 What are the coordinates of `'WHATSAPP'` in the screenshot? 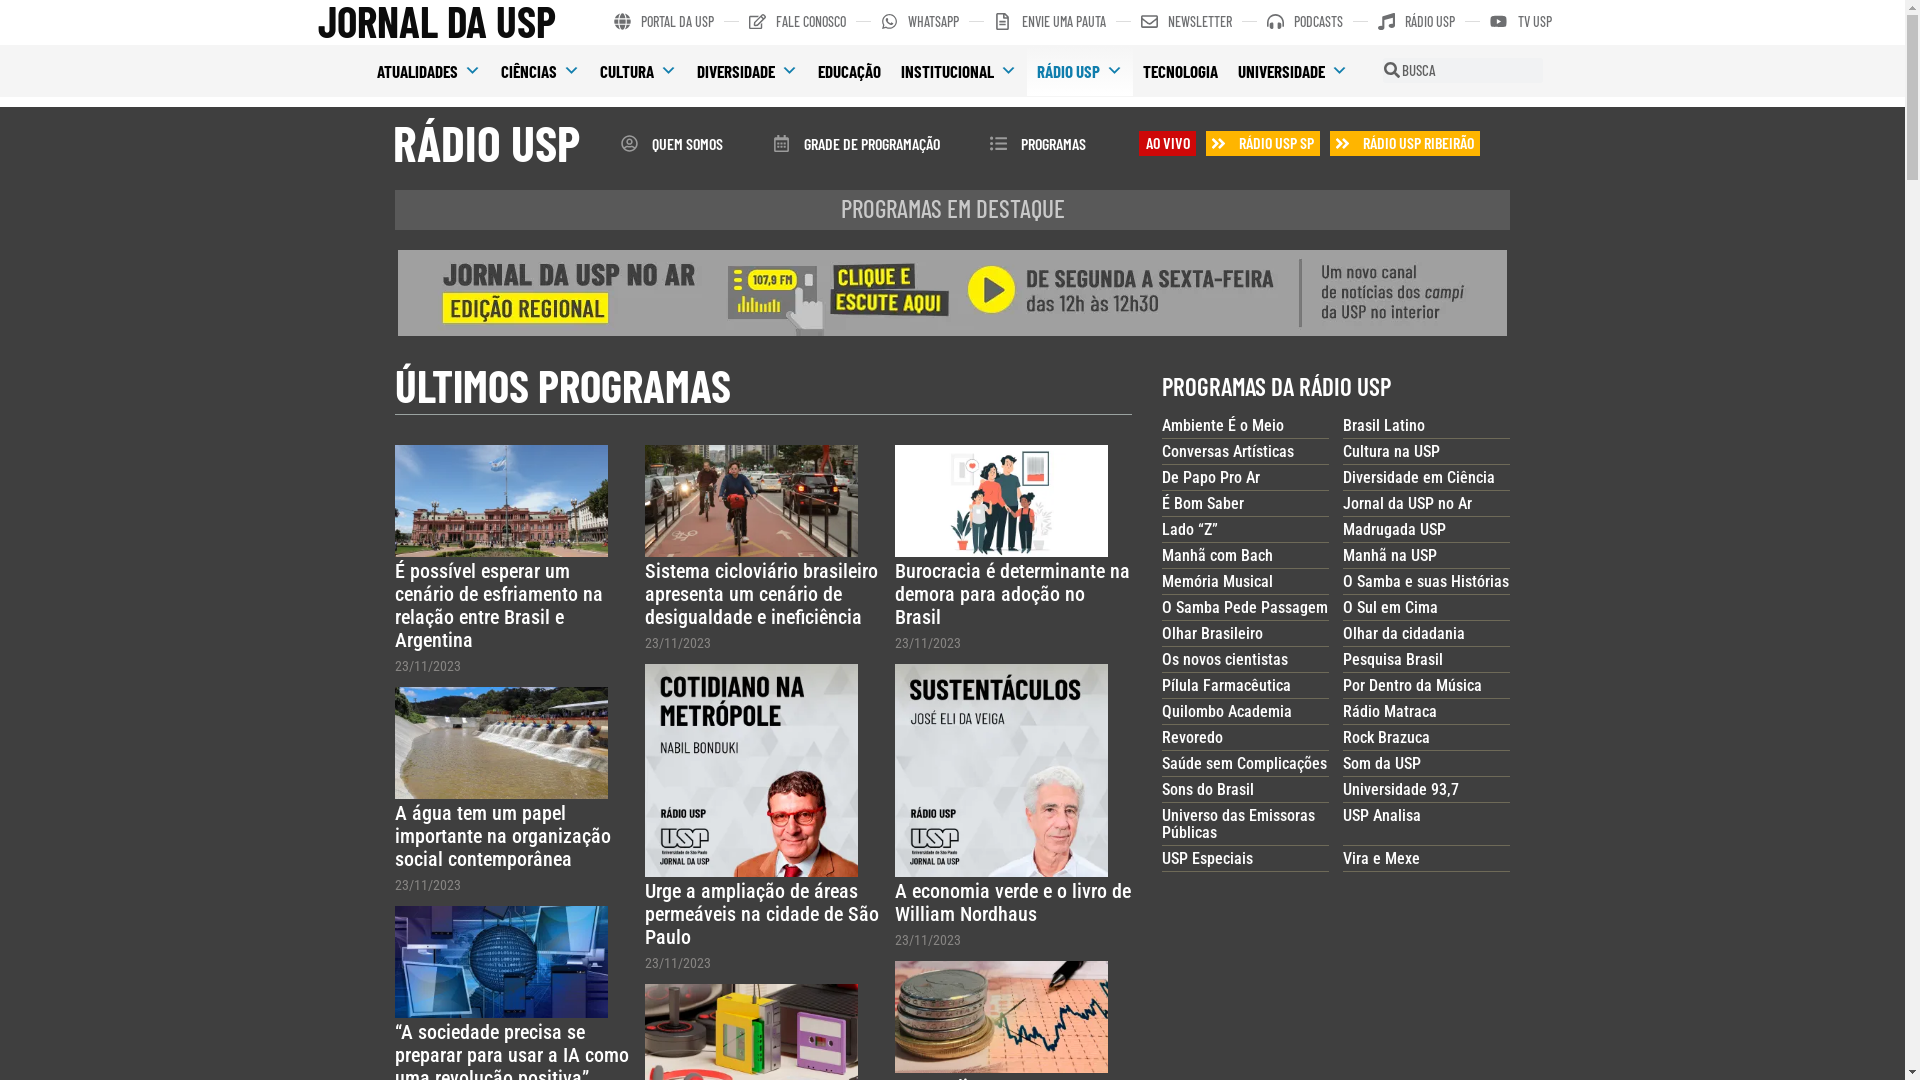 It's located at (919, 21).